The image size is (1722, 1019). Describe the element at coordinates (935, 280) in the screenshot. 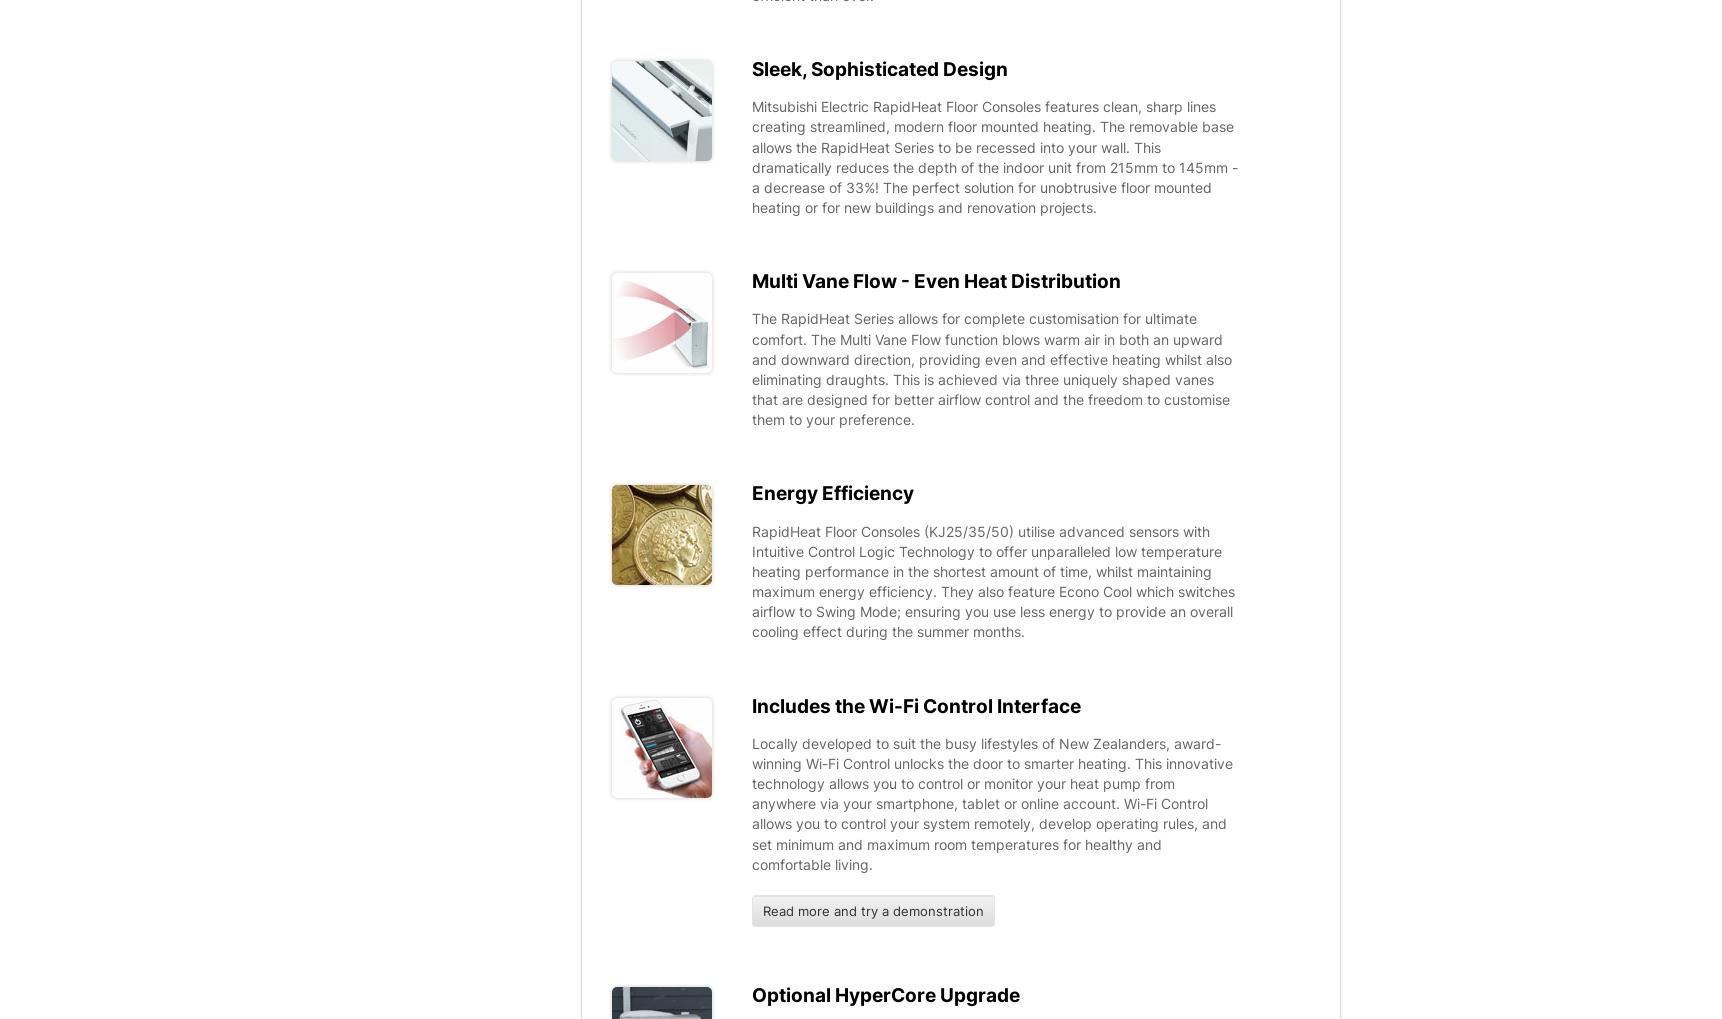

I see `'Multi Vane Flow - Even Heat Distribution'` at that location.